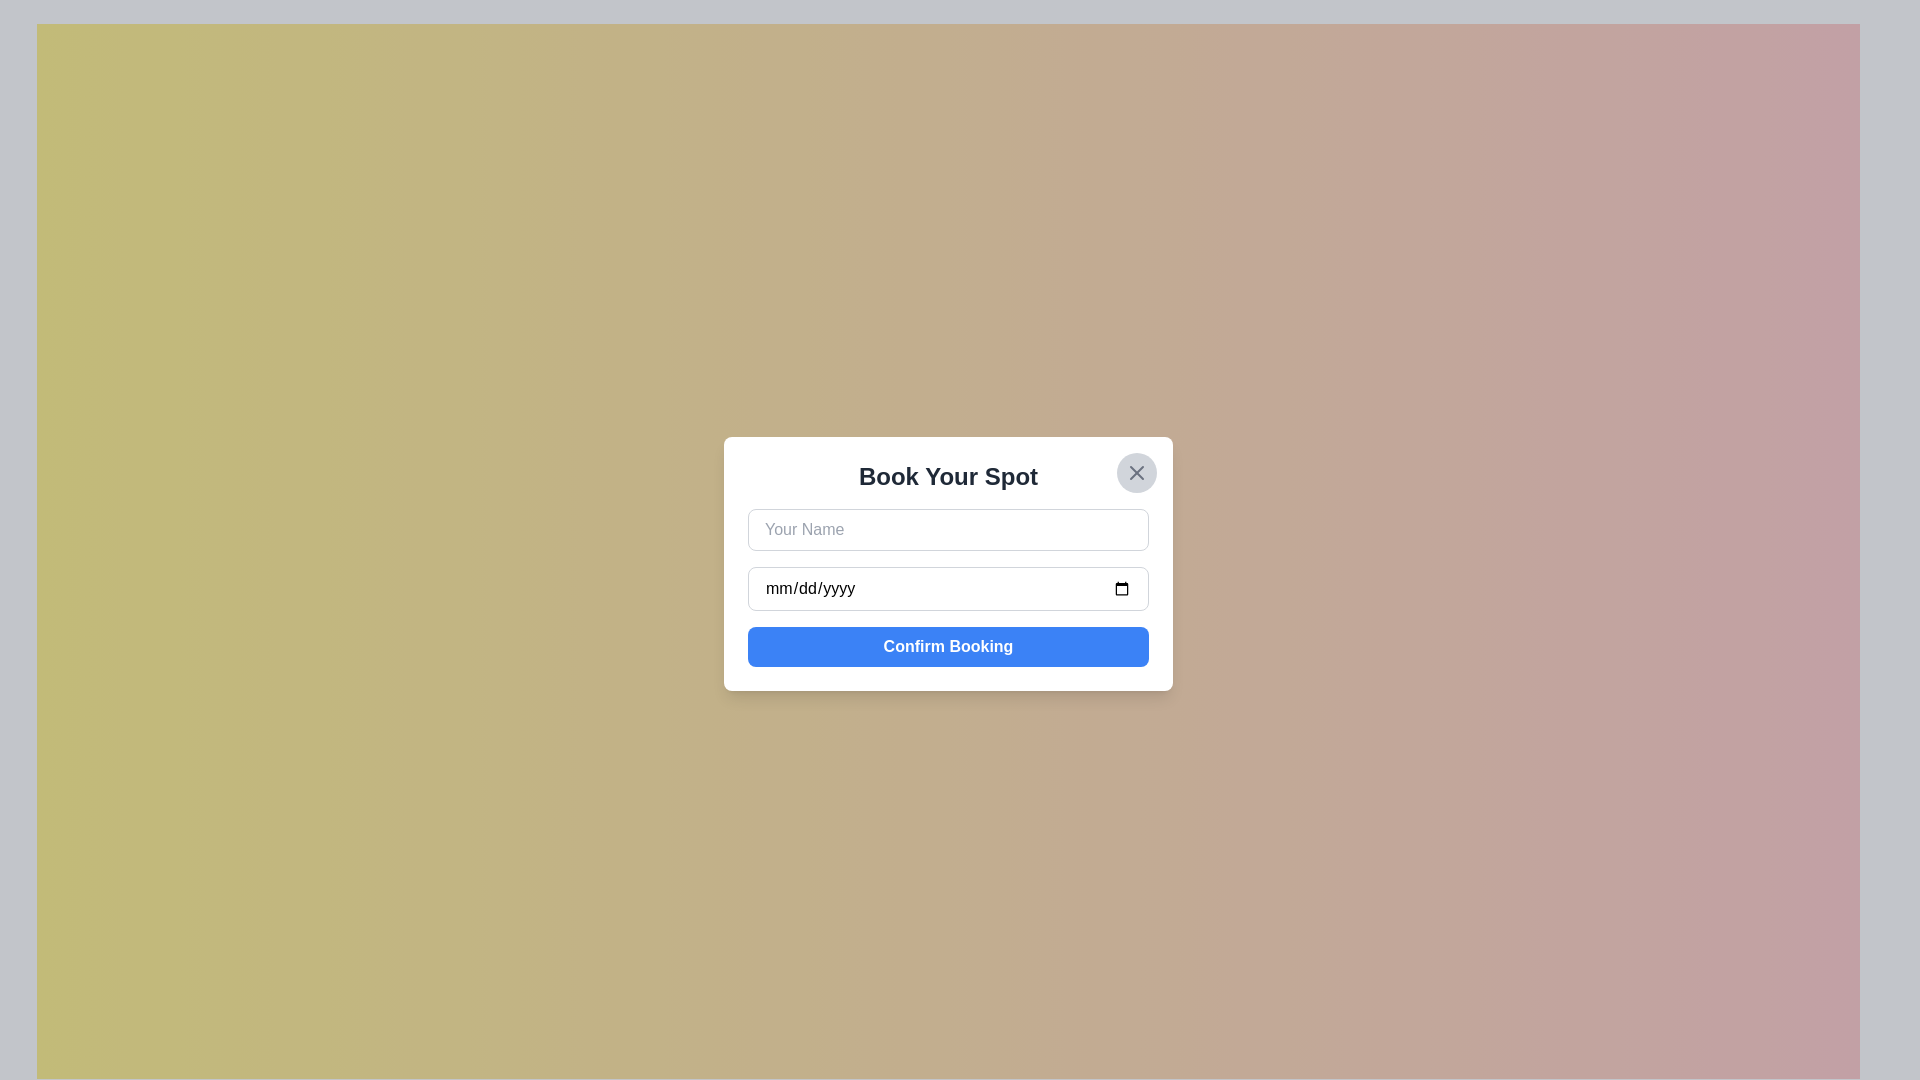 This screenshot has height=1080, width=1920. Describe the element at coordinates (1137, 473) in the screenshot. I see `the close button to close the dialog` at that location.